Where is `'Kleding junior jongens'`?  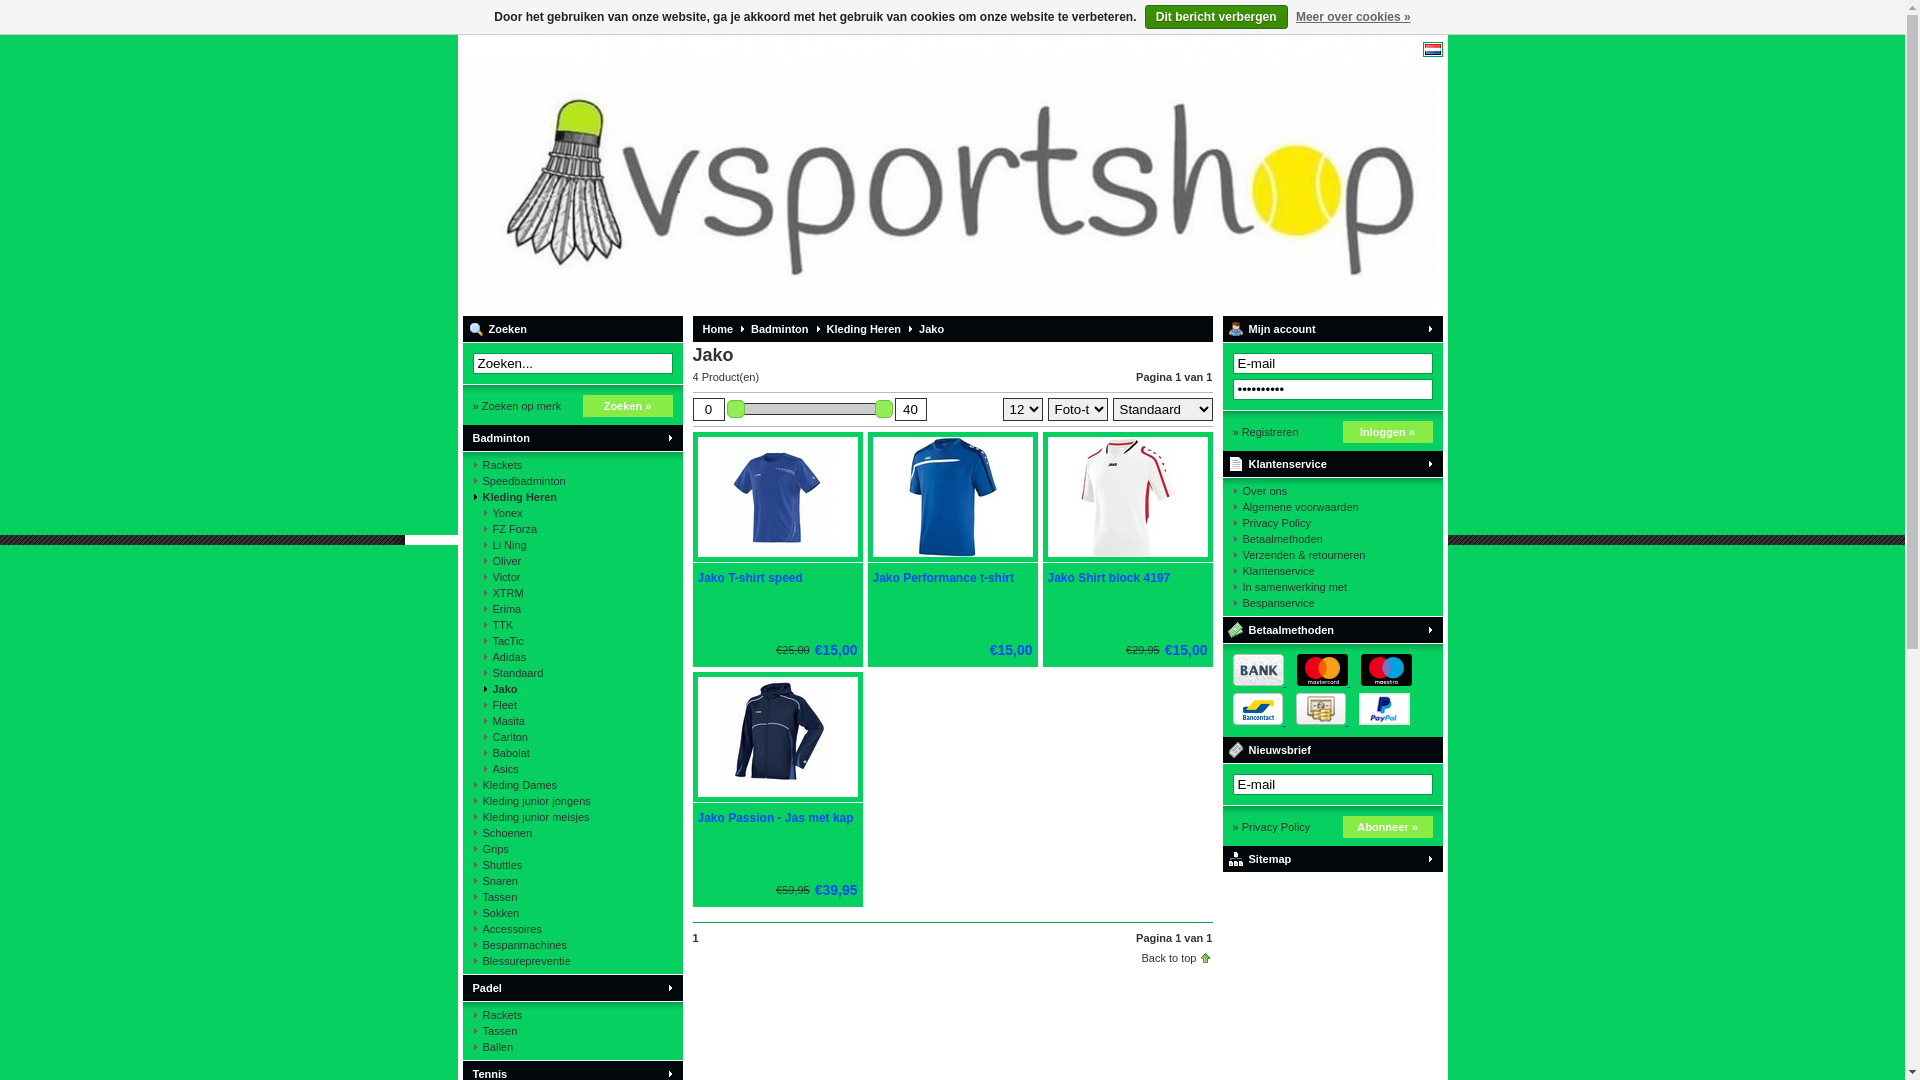
'Kleding junior jongens' is located at coordinates (570, 800).